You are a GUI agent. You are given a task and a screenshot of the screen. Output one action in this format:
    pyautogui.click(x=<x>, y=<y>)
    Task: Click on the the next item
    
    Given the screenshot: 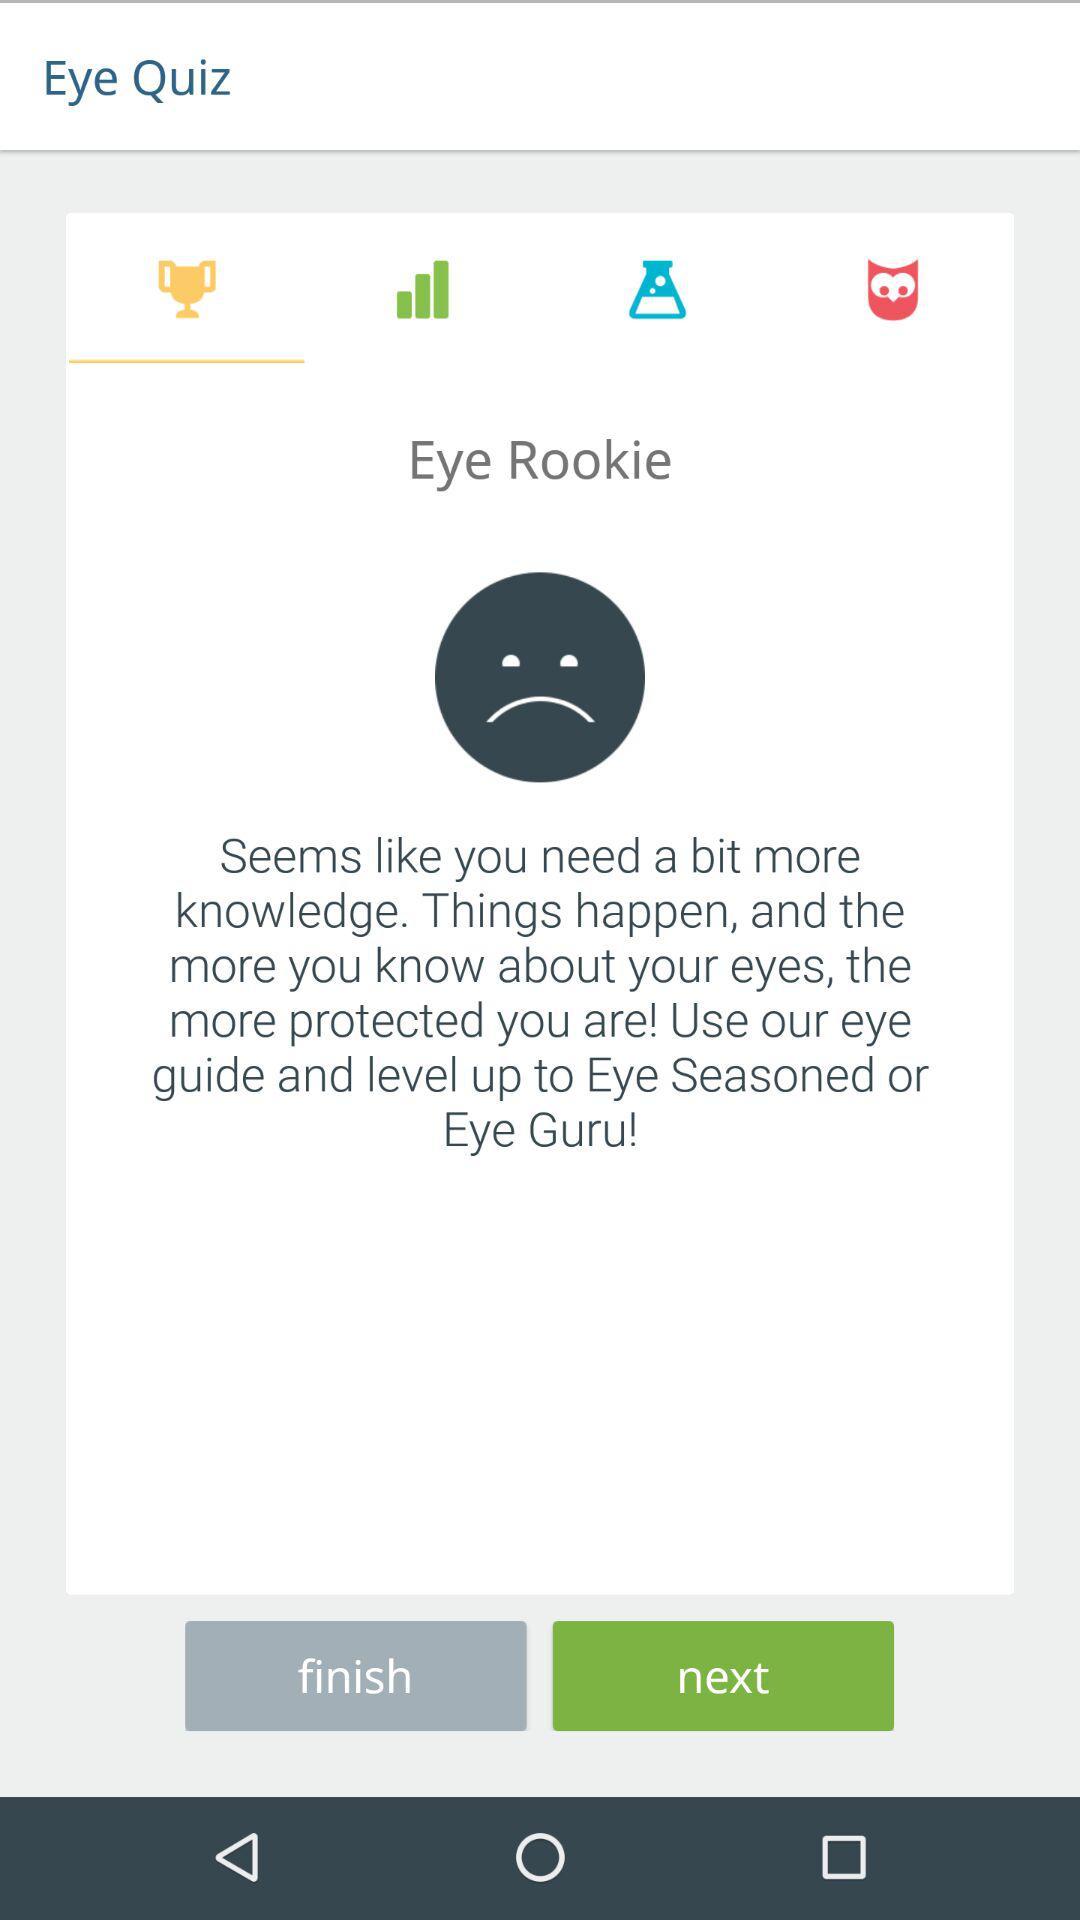 What is the action you would take?
    pyautogui.click(x=723, y=1672)
    